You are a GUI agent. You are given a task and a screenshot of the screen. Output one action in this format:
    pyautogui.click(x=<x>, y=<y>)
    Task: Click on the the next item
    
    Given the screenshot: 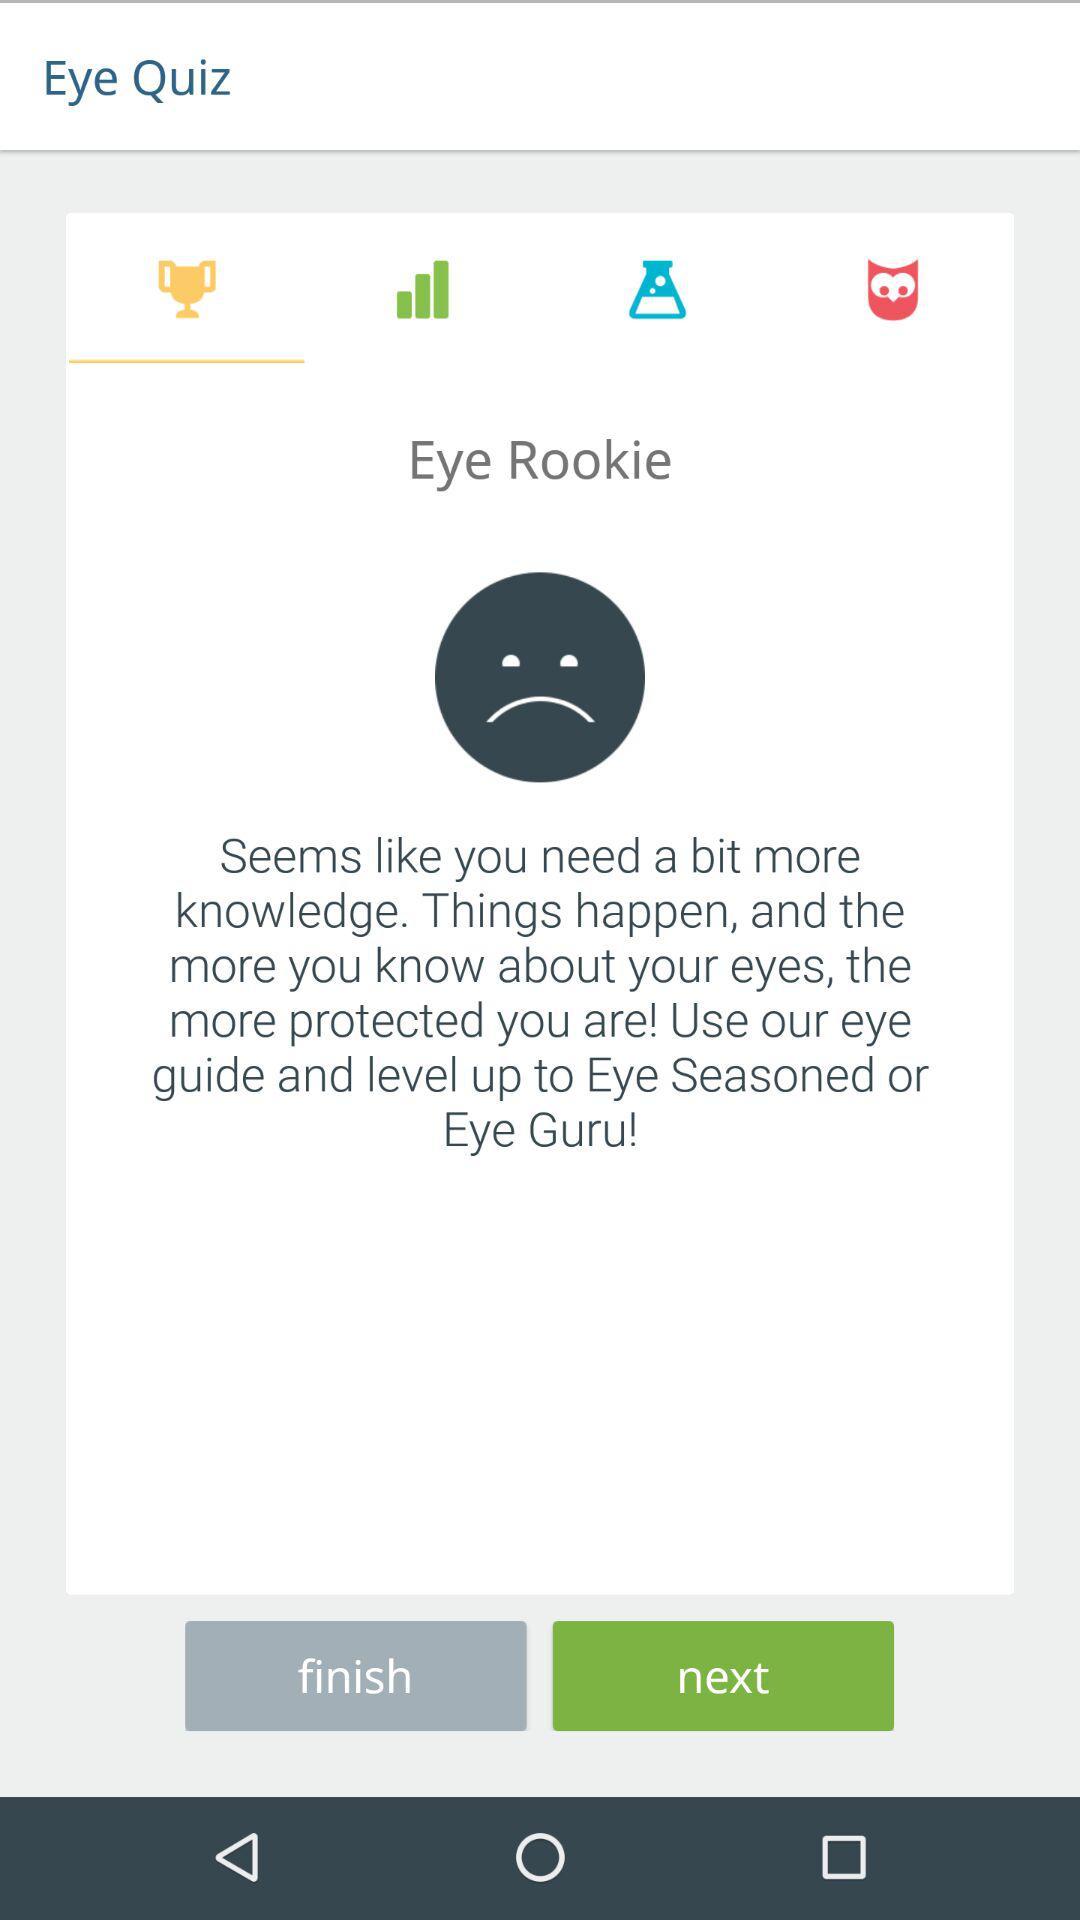 What is the action you would take?
    pyautogui.click(x=723, y=1672)
    